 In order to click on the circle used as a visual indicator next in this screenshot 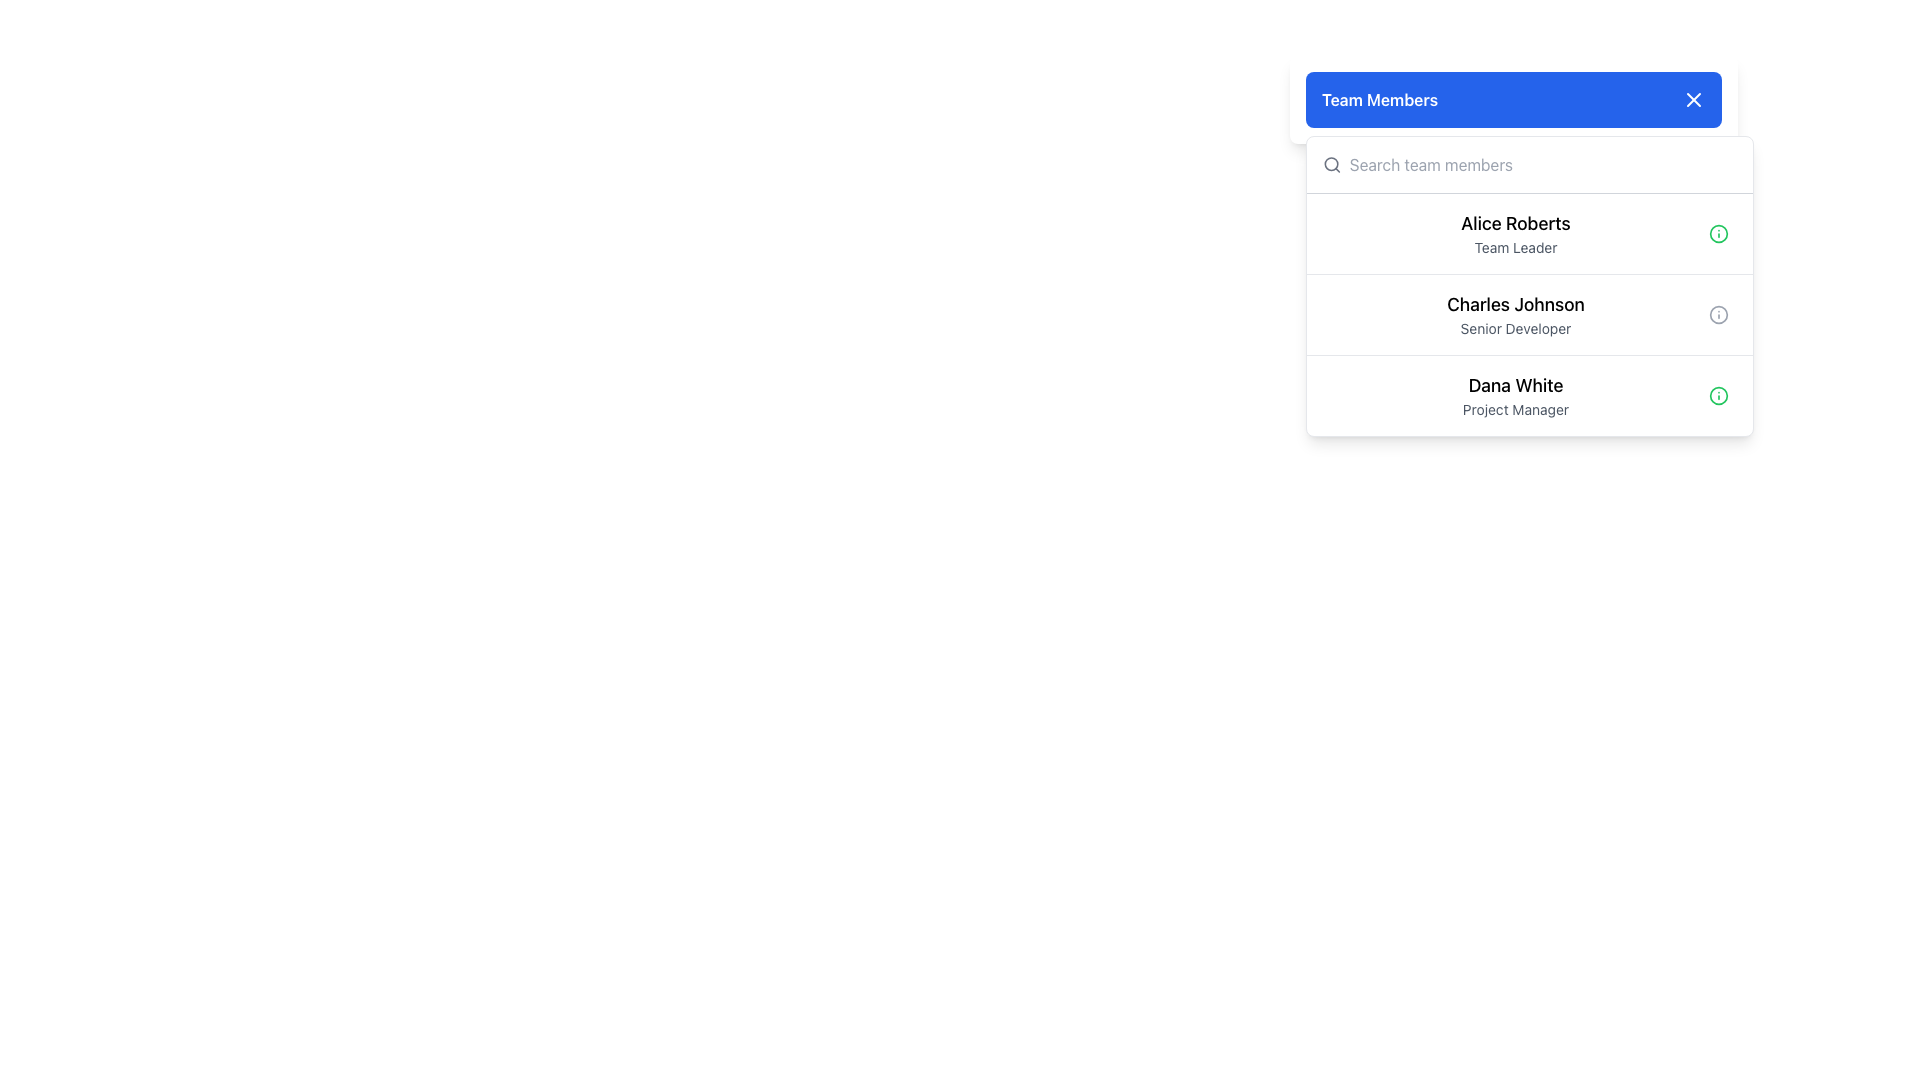, I will do `click(1717, 396)`.